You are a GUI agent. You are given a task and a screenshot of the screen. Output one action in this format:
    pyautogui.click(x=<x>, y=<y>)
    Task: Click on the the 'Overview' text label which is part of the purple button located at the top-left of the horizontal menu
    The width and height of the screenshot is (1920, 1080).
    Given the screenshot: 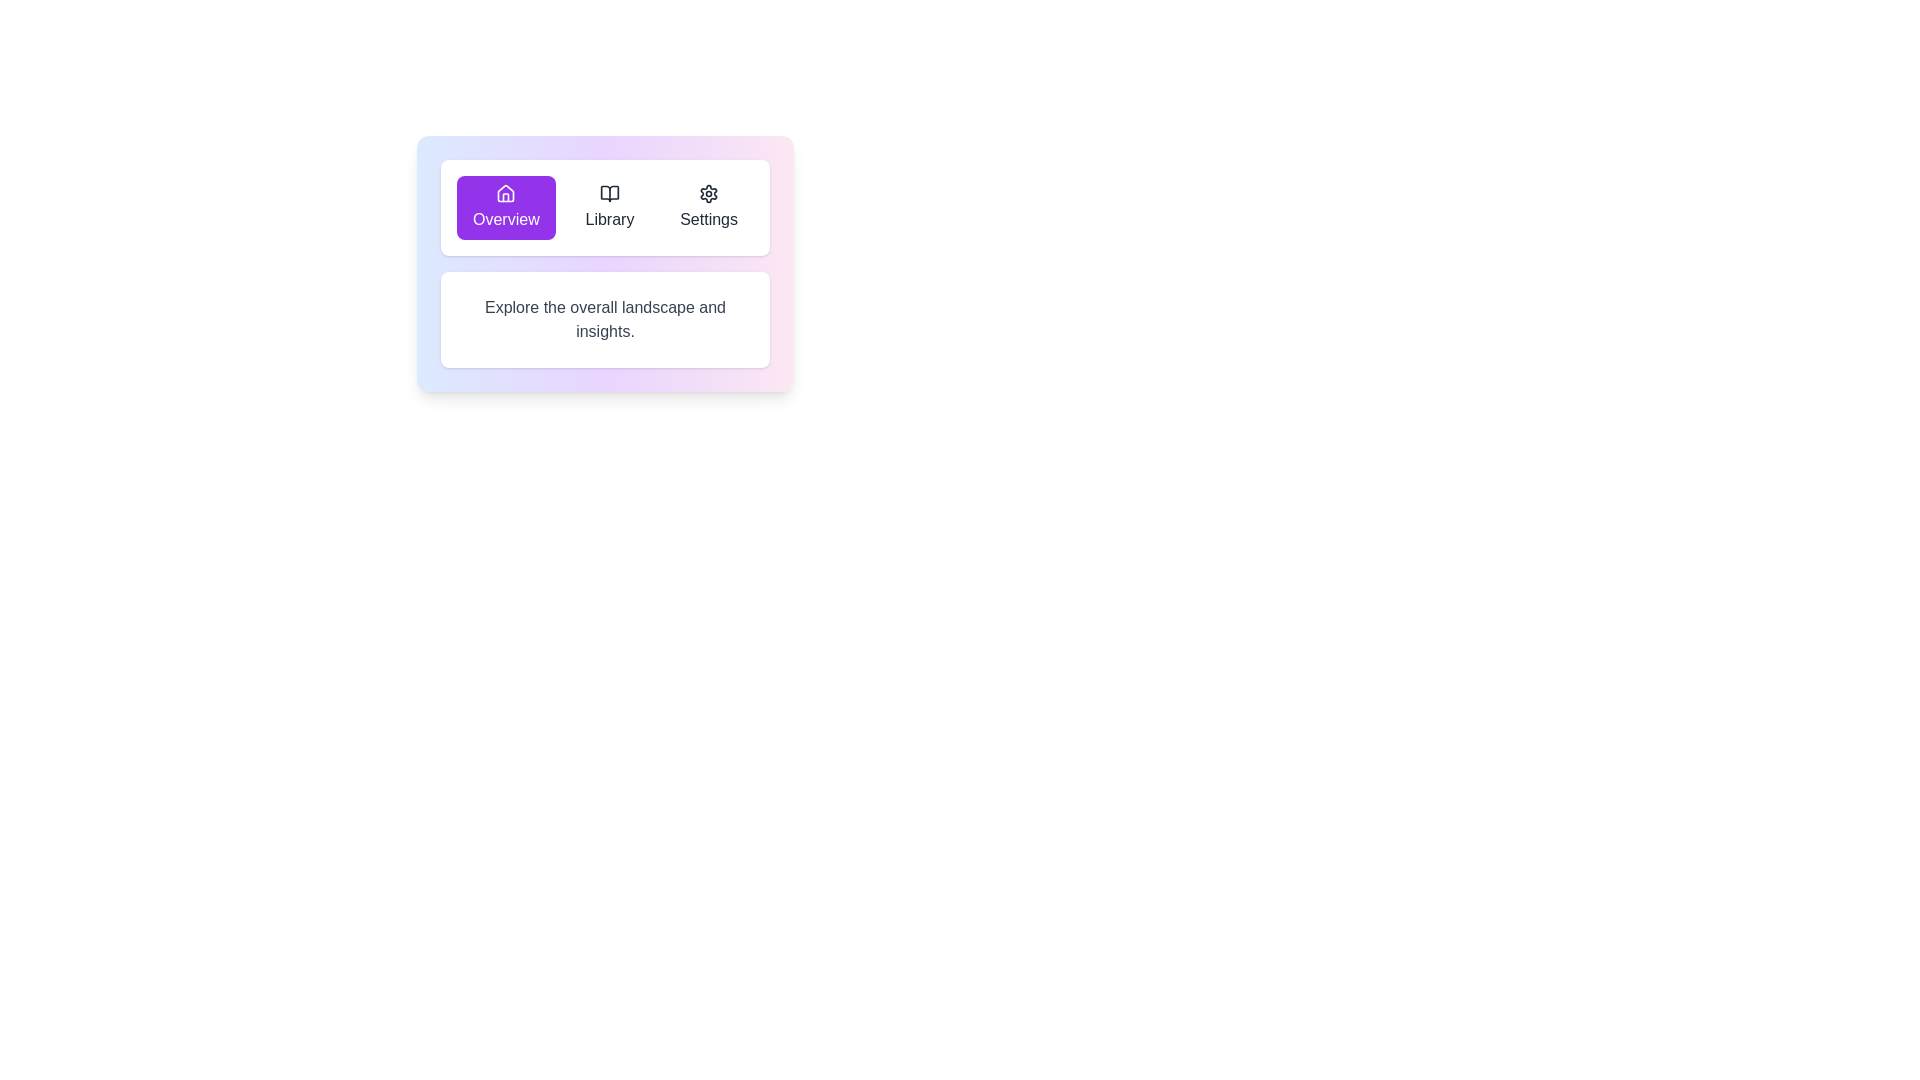 What is the action you would take?
    pyautogui.click(x=506, y=219)
    